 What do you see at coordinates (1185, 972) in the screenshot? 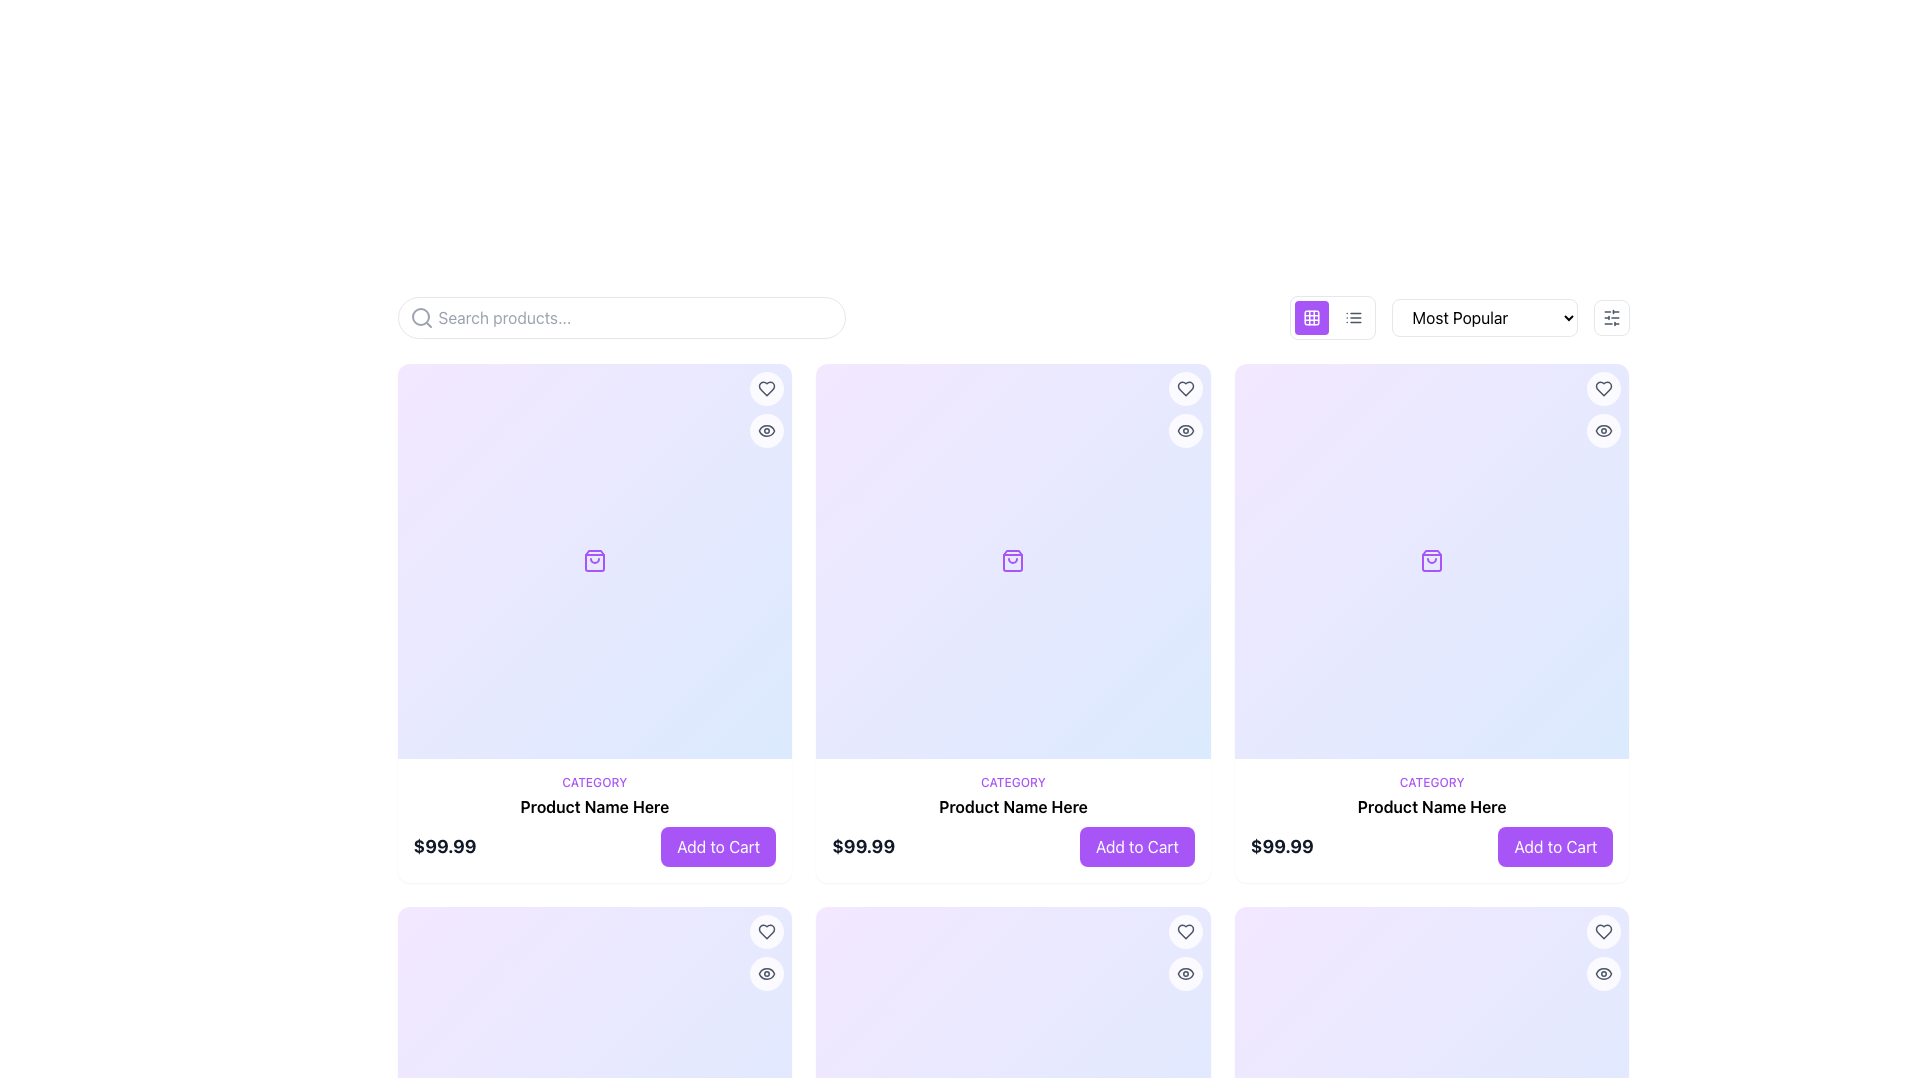
I see `the eye-shaped icon within the white circular button located at the bottom right corner of the card interface` at bounding box center [1185, 972].